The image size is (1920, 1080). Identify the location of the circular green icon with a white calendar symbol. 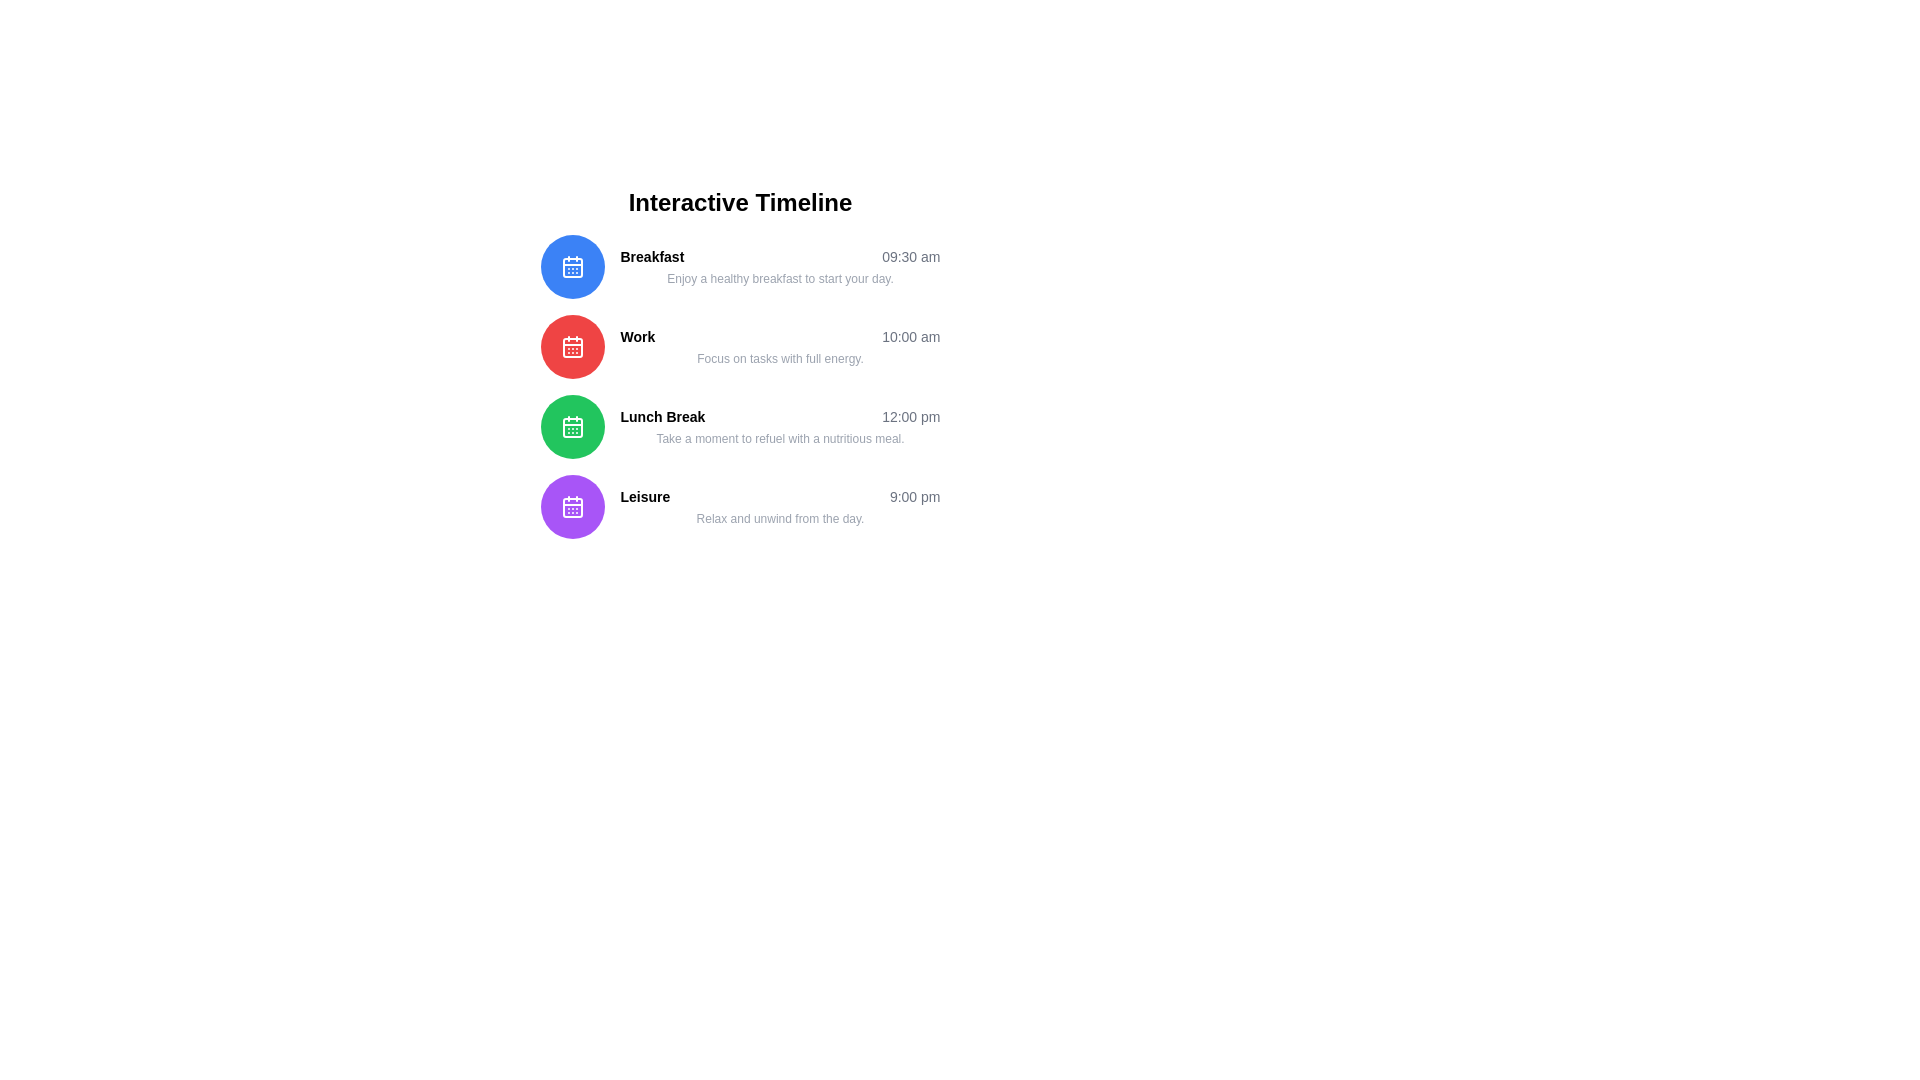
(571, 426).